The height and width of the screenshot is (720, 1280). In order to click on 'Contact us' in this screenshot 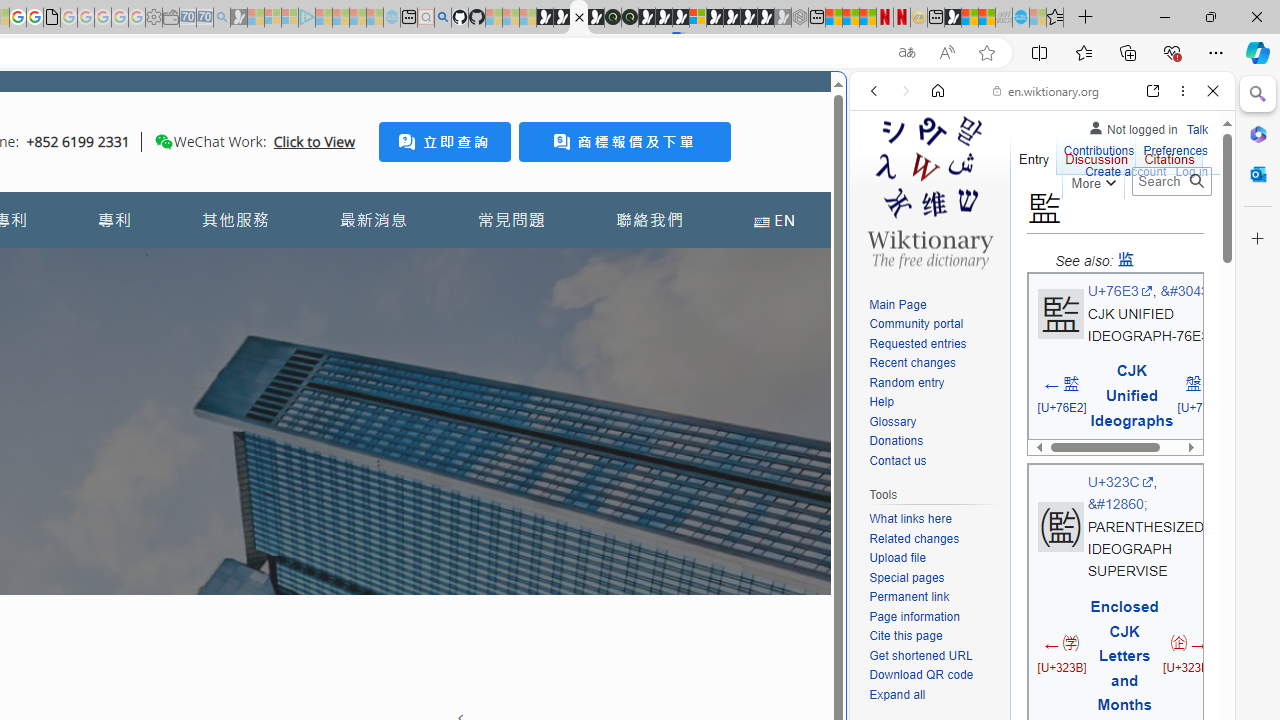, I will do `click(934, 461)`.